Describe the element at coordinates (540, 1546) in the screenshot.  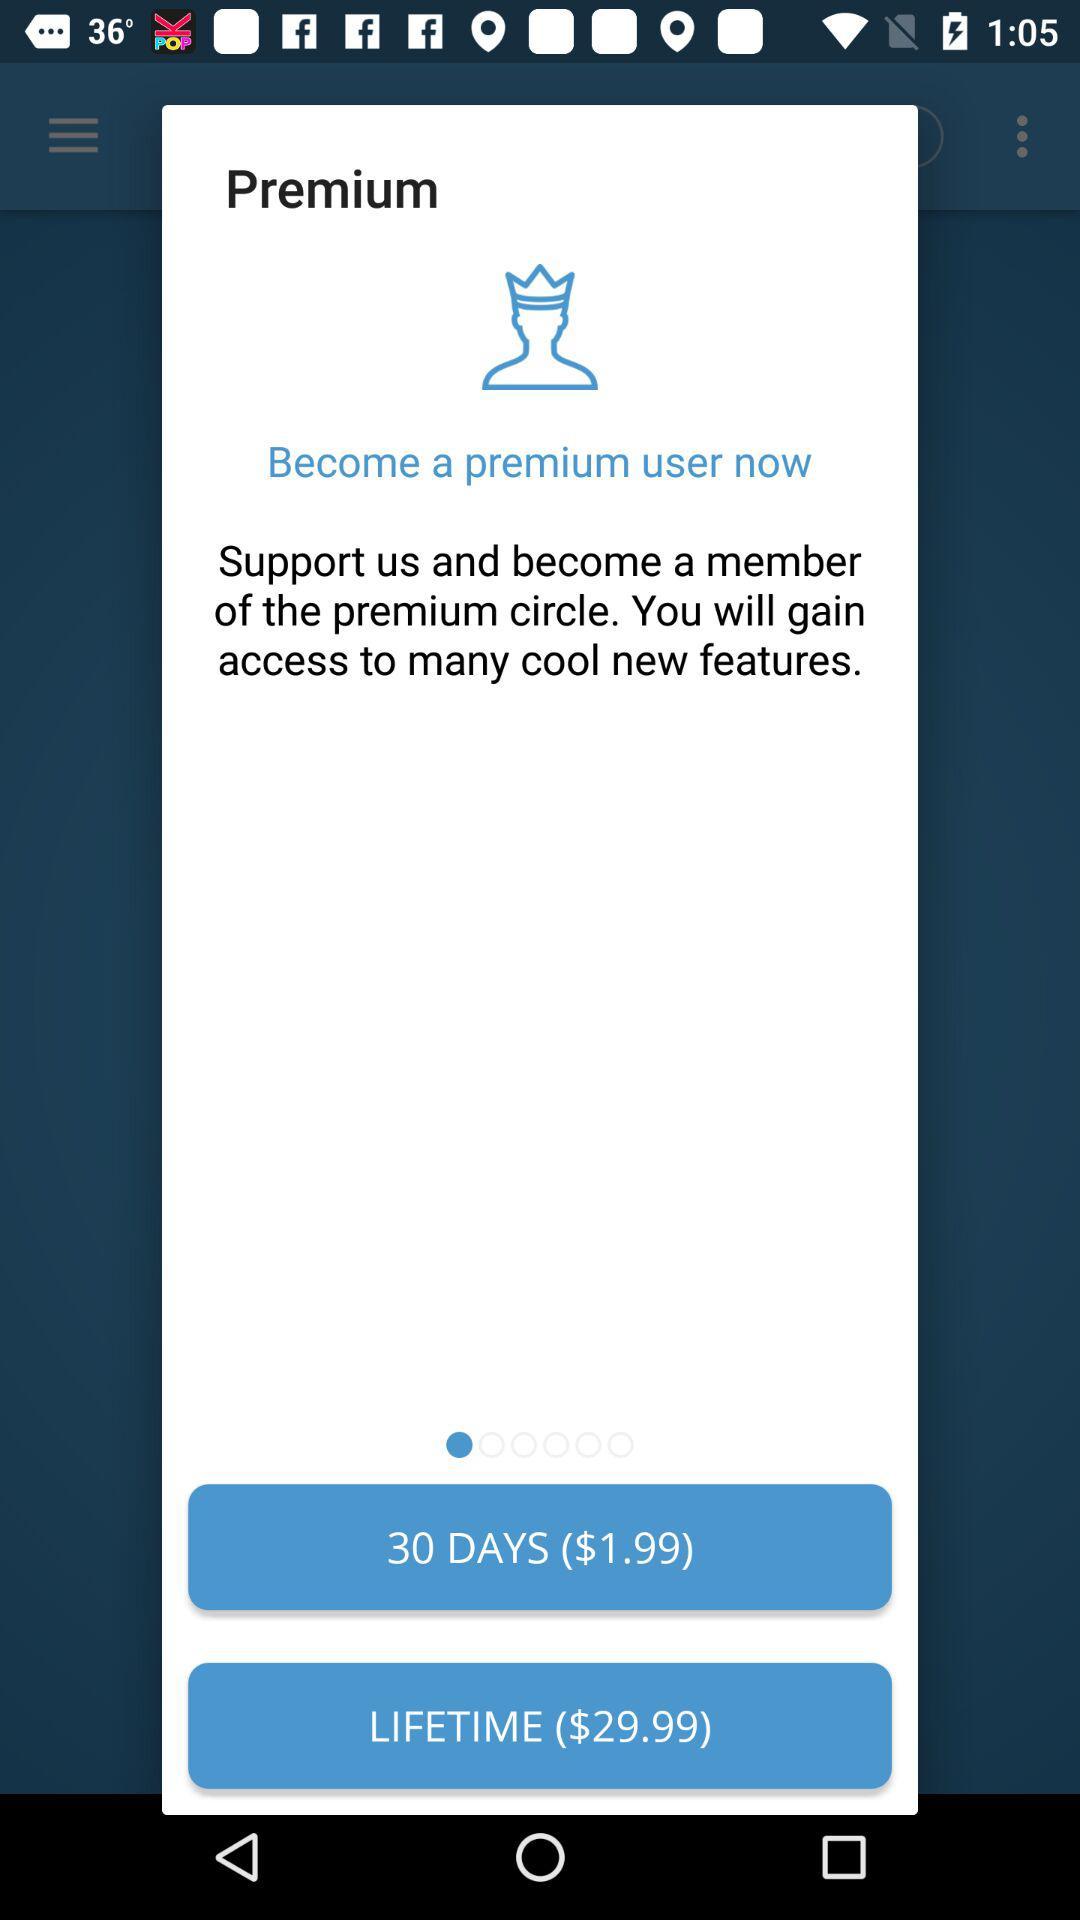
I see `icon above lifetime ($29.99)` at that location.